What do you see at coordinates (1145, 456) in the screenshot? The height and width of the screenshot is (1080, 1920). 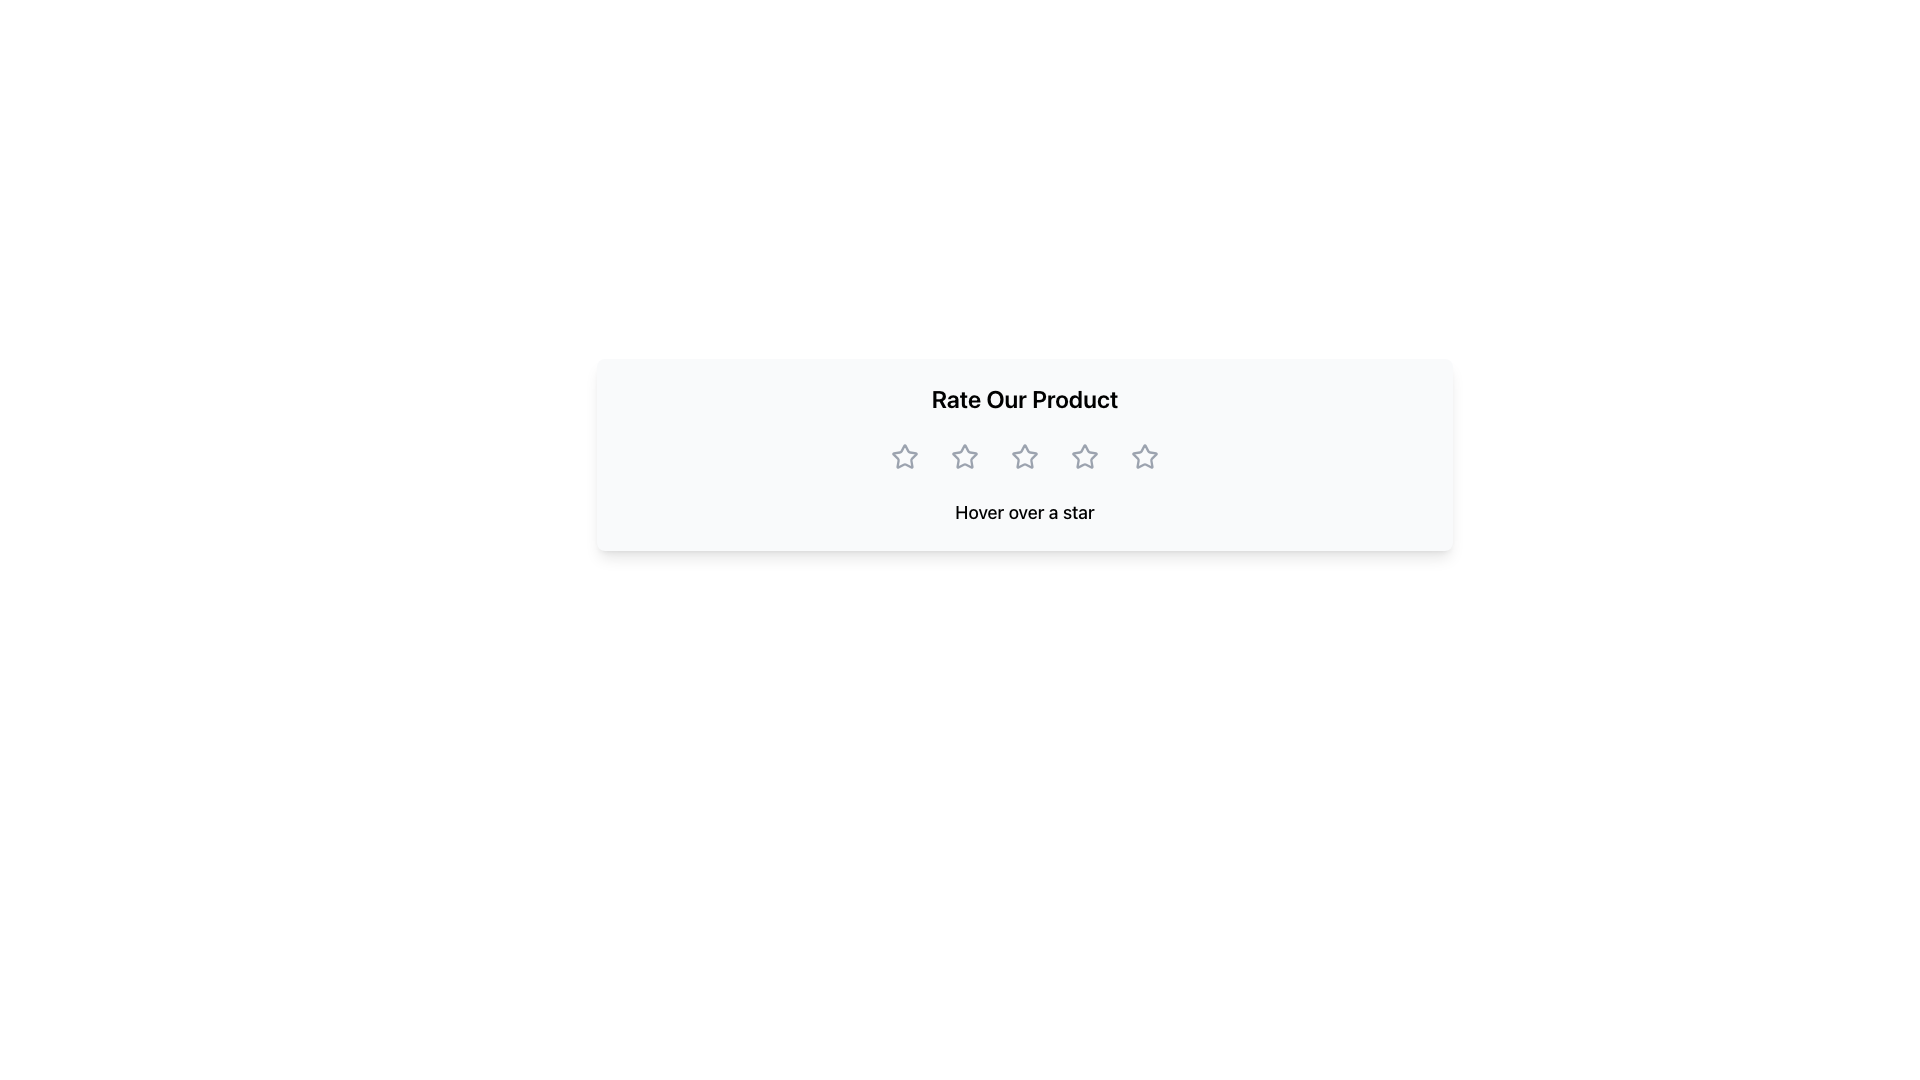 I see `the fifth star icon in the 'Rate Our Product' section, which is distinguished by its vibrant color among a group of five stars` at bounding box center [1145, 456].